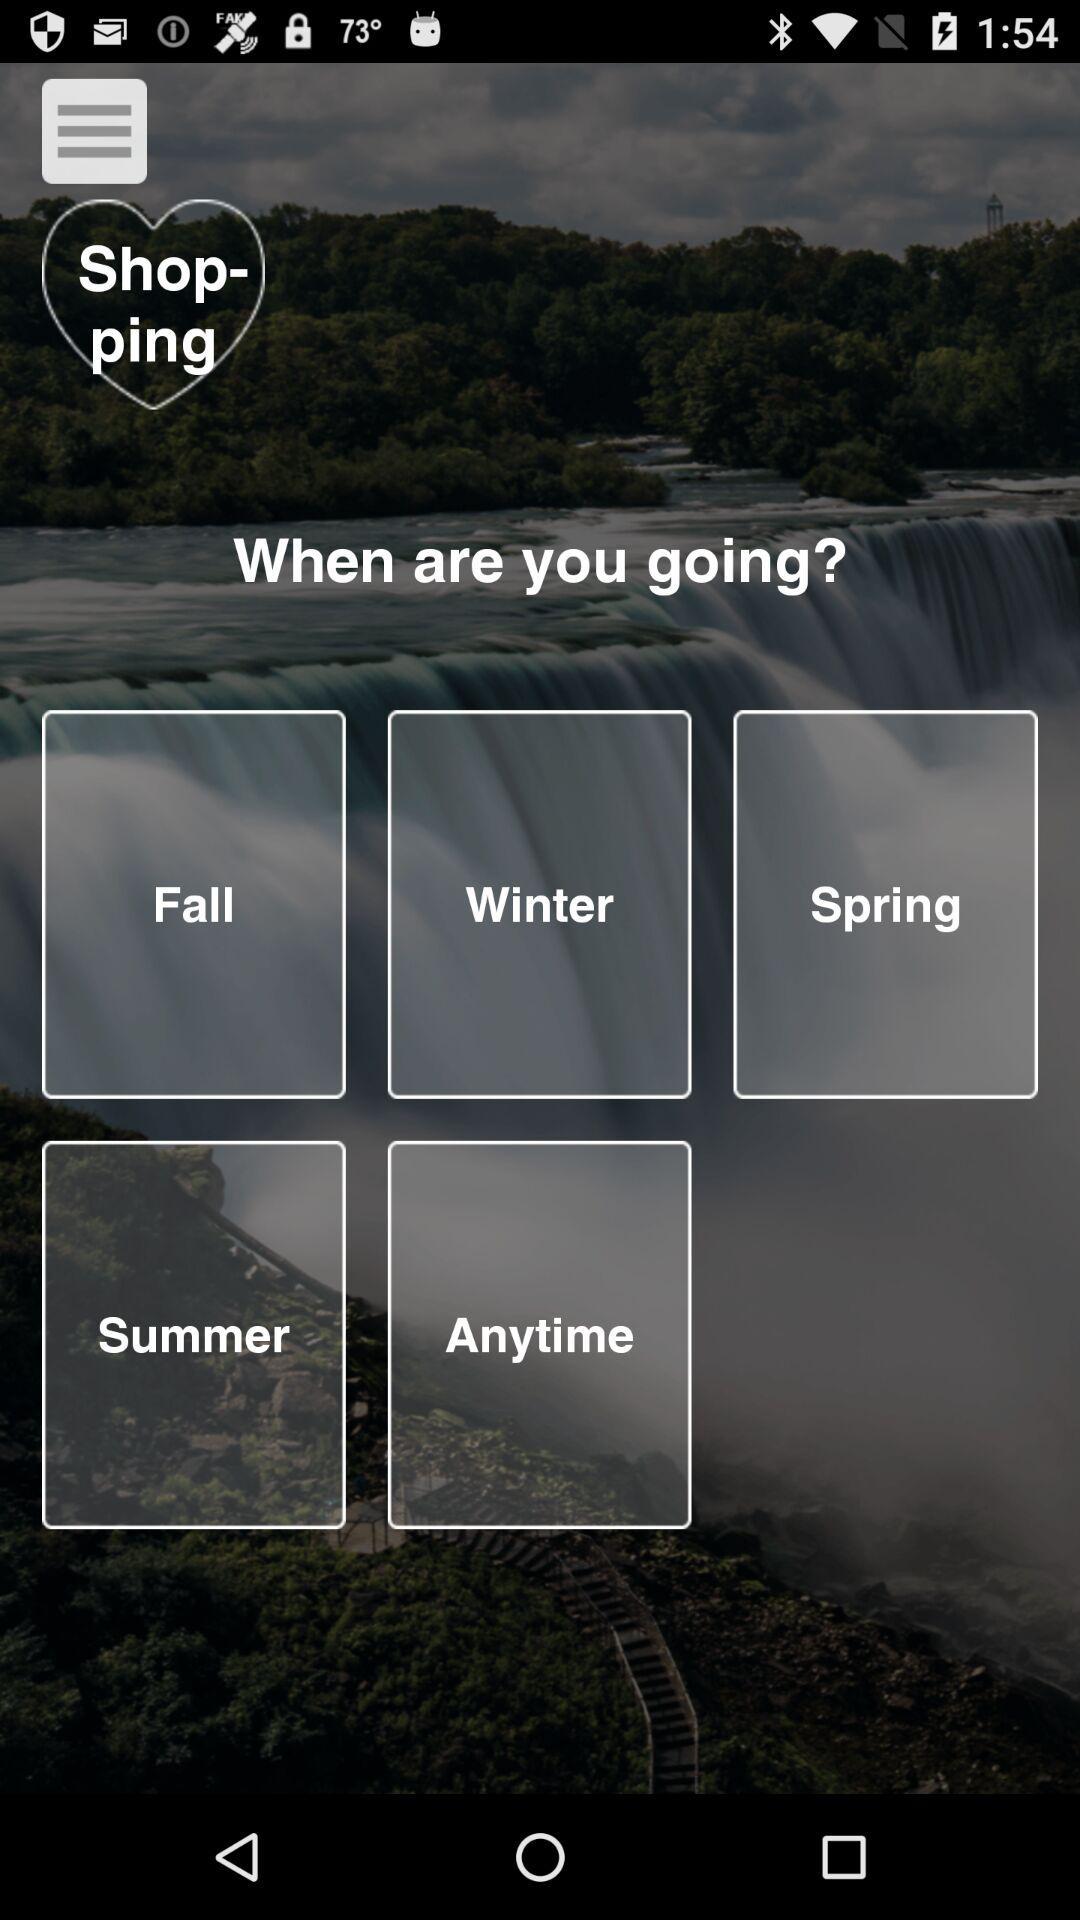  Describe the element at coordinates (538, 1334) in the screenshot. I see `using in document fill` at that location.